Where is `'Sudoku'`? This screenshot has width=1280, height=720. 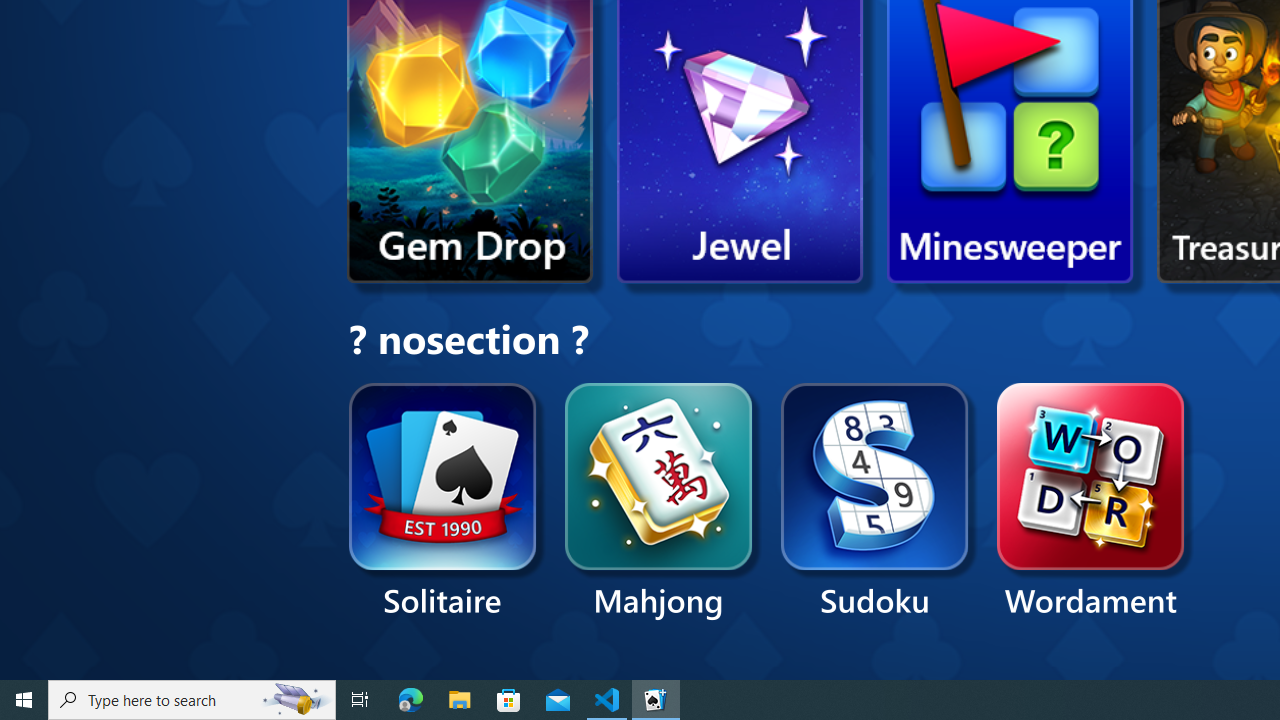 'Sudoku' is located at coordinates (875, 501).